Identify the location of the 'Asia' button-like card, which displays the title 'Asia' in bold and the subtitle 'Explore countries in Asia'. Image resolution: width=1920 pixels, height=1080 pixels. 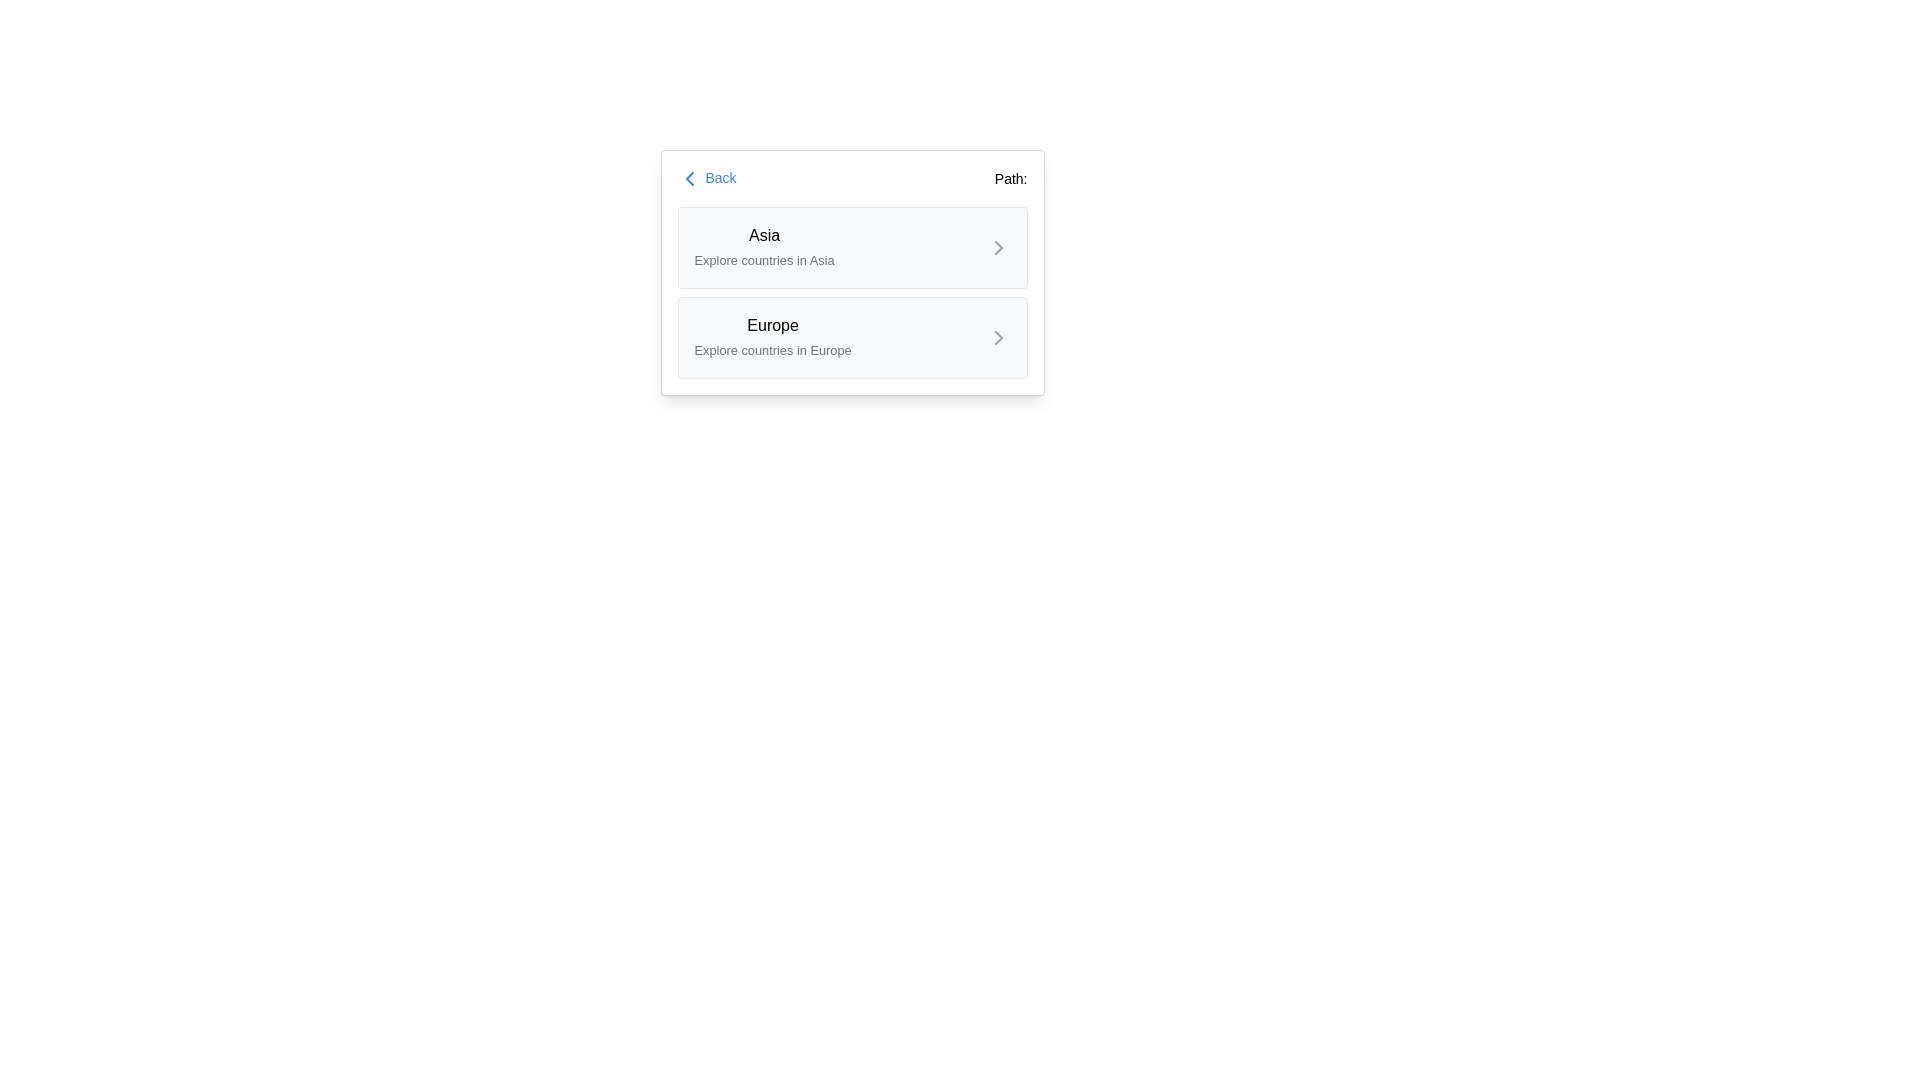
(852, 246).